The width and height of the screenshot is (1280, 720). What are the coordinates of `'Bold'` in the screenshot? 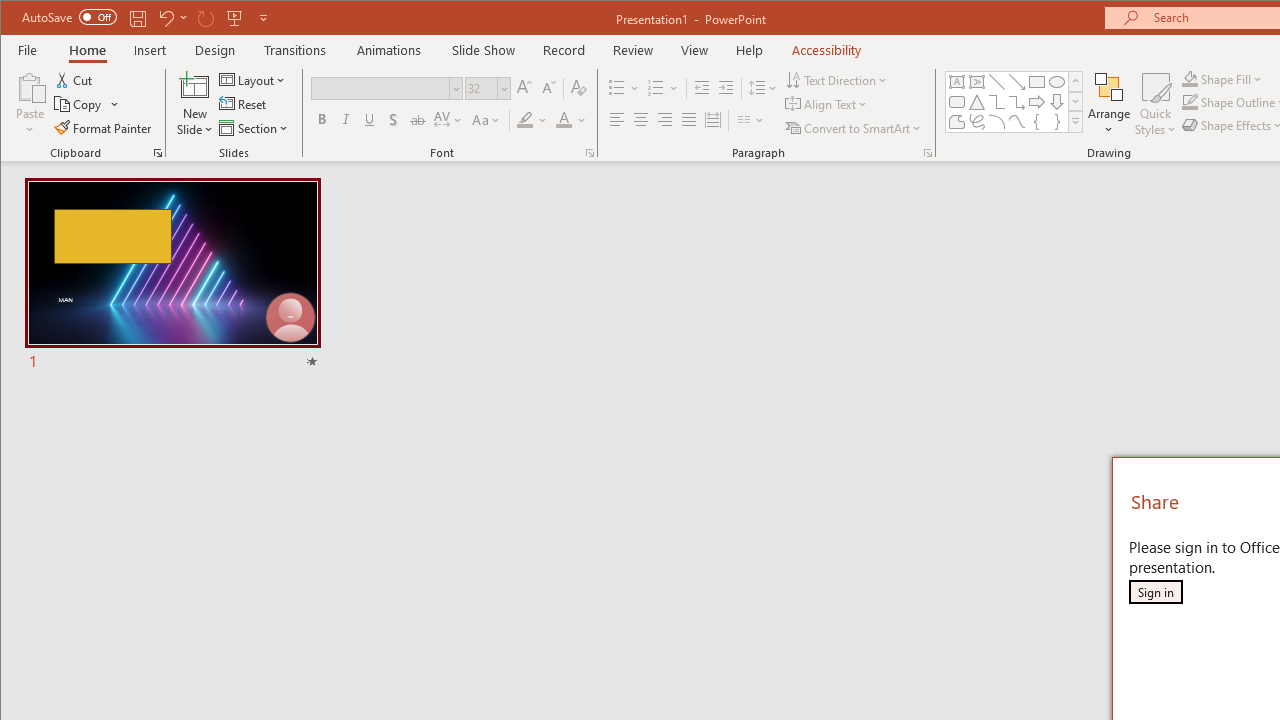 It's located at (321, 120).